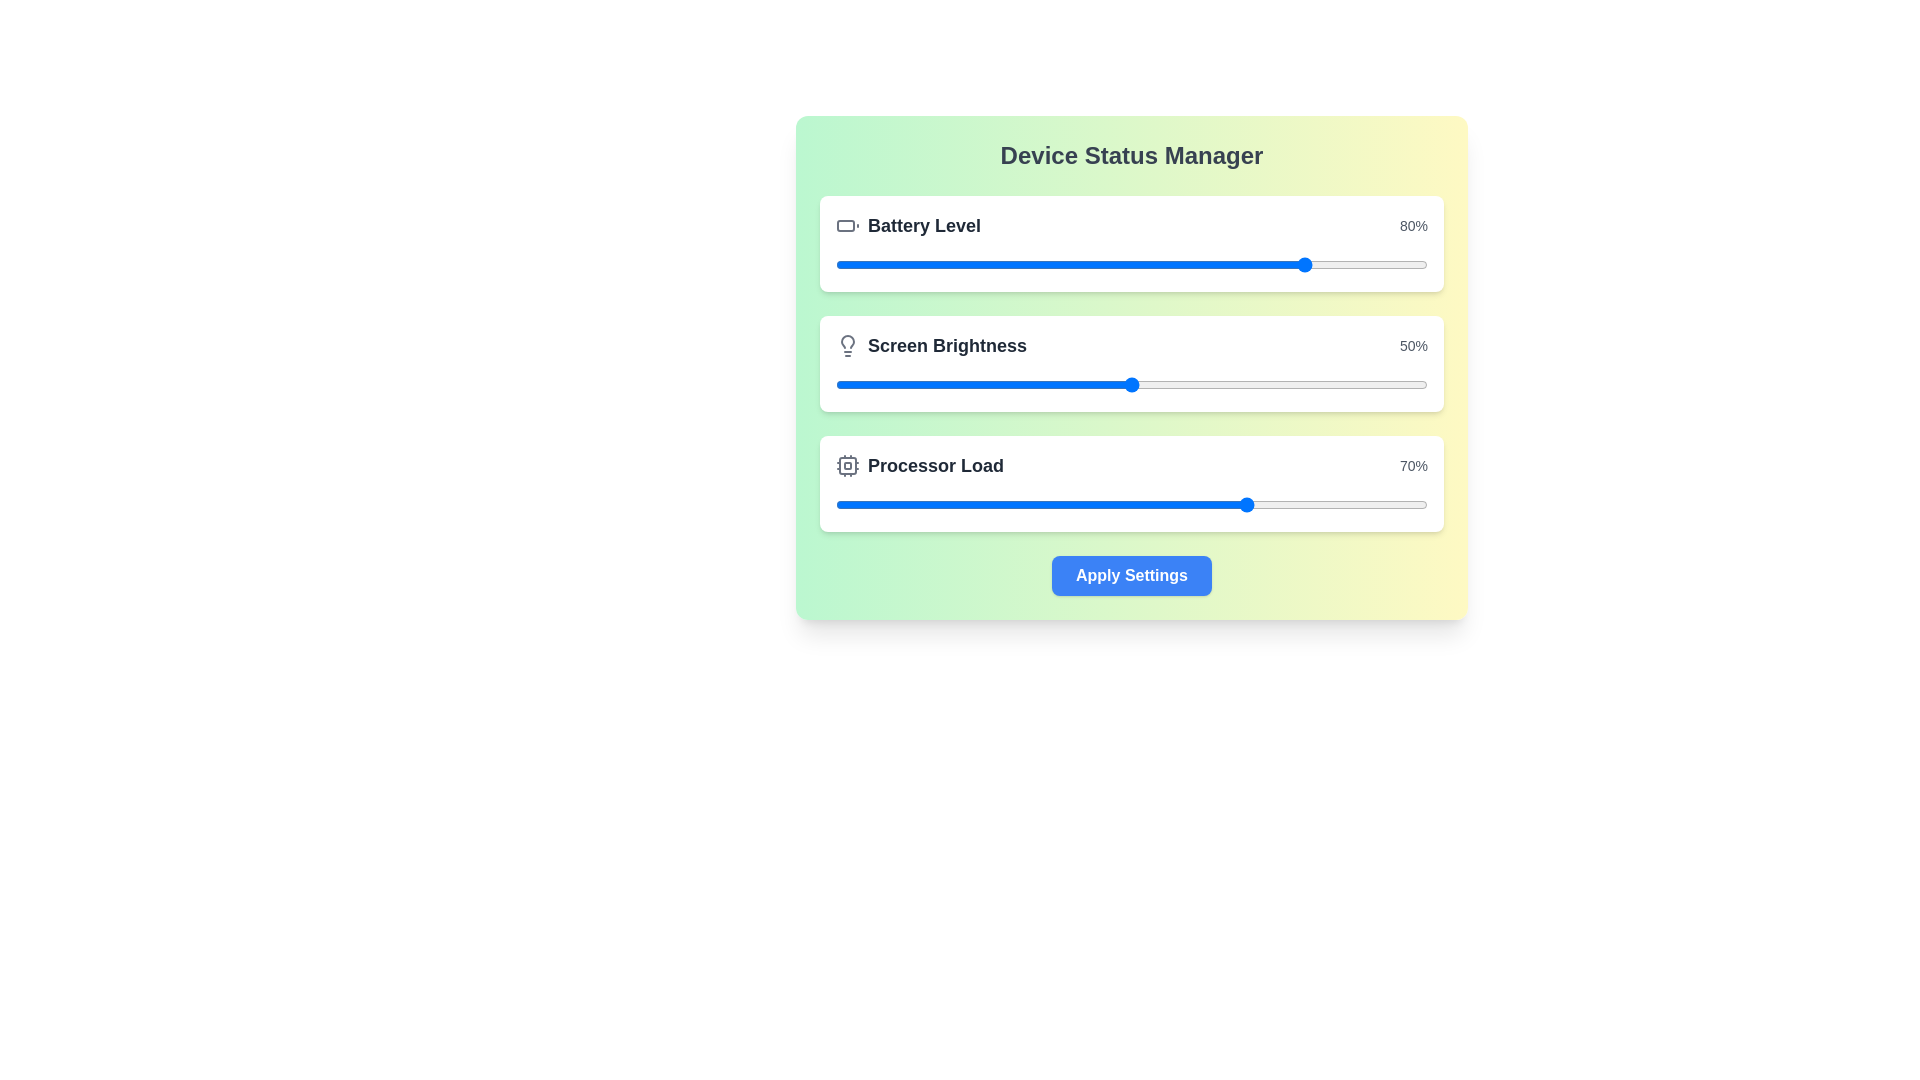 This screenshot has width=1920, height=1080. What do you see at coordinates (1179, 504) in the screenshot?
I see `Processor Load slider` at bounding box center [1179, 504].